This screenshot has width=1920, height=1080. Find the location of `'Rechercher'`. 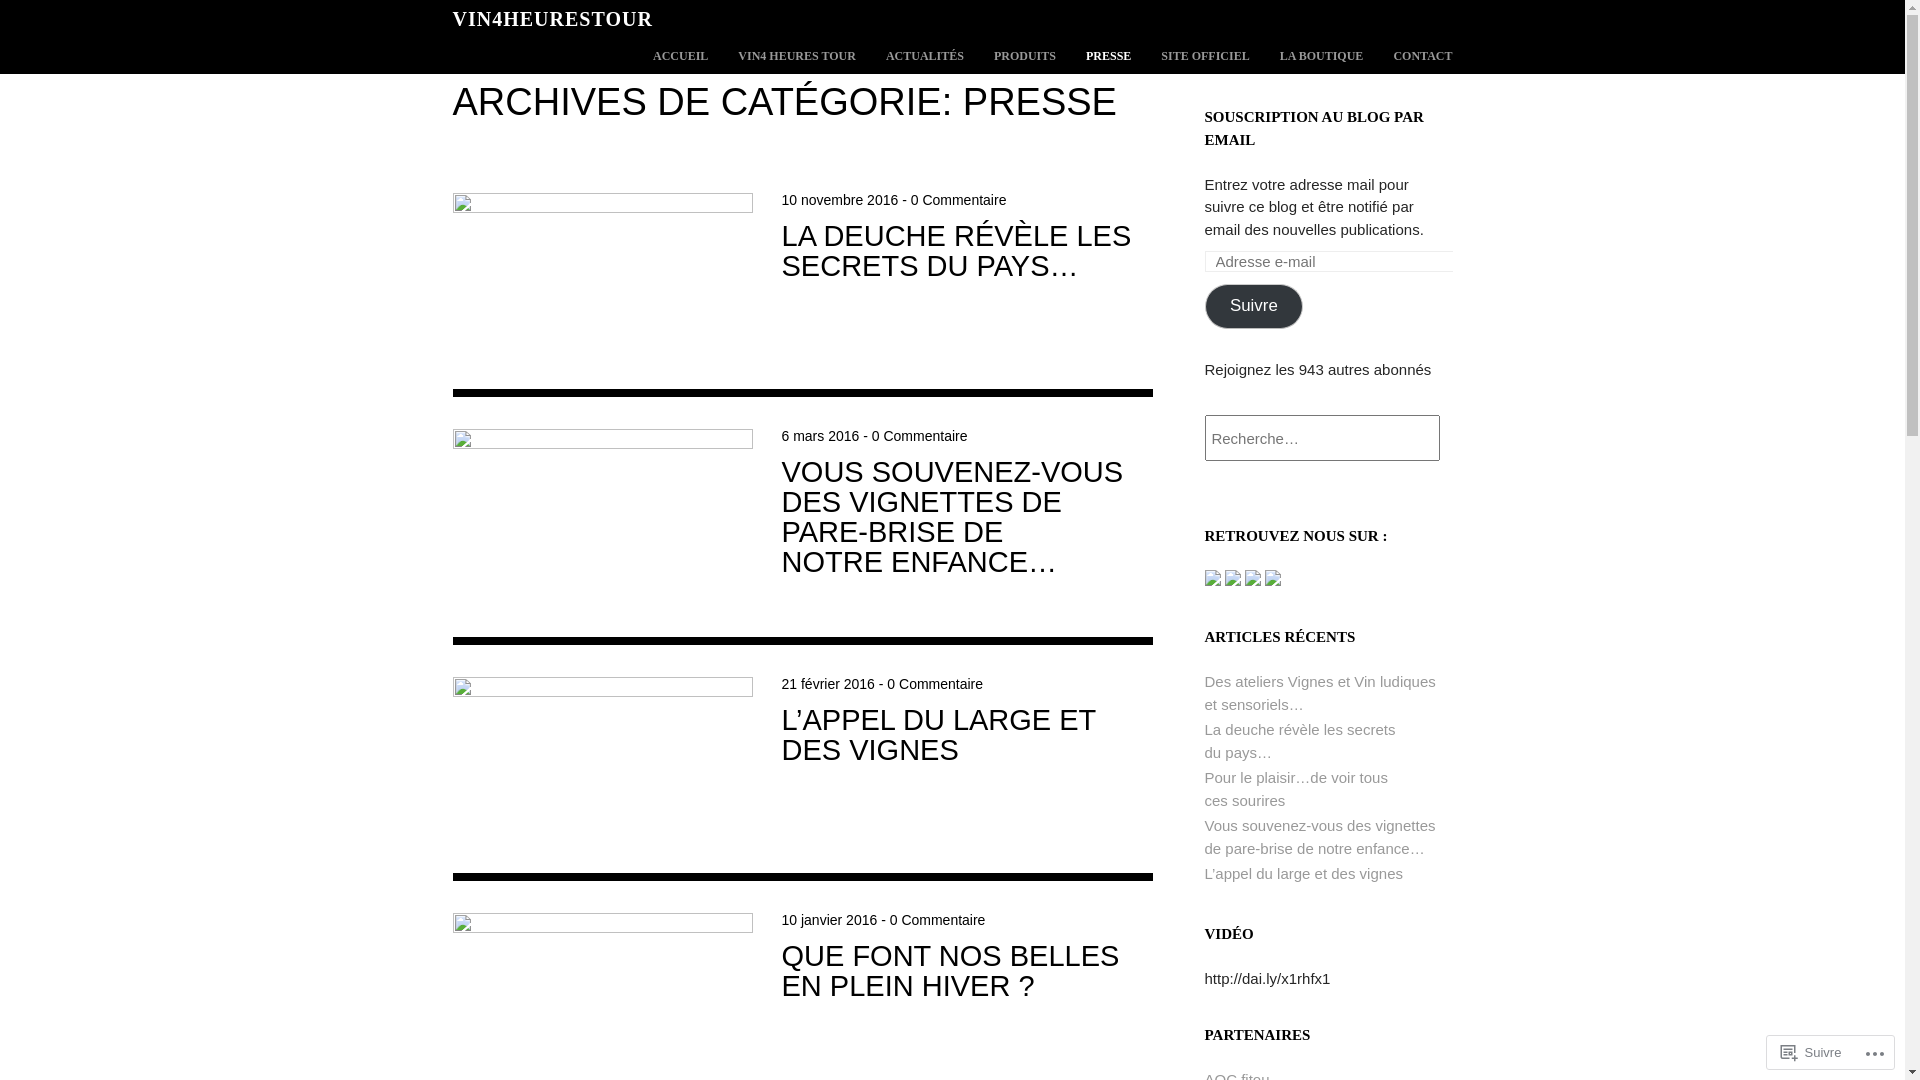

'Rechercher' is located at coordinates (75, 12).